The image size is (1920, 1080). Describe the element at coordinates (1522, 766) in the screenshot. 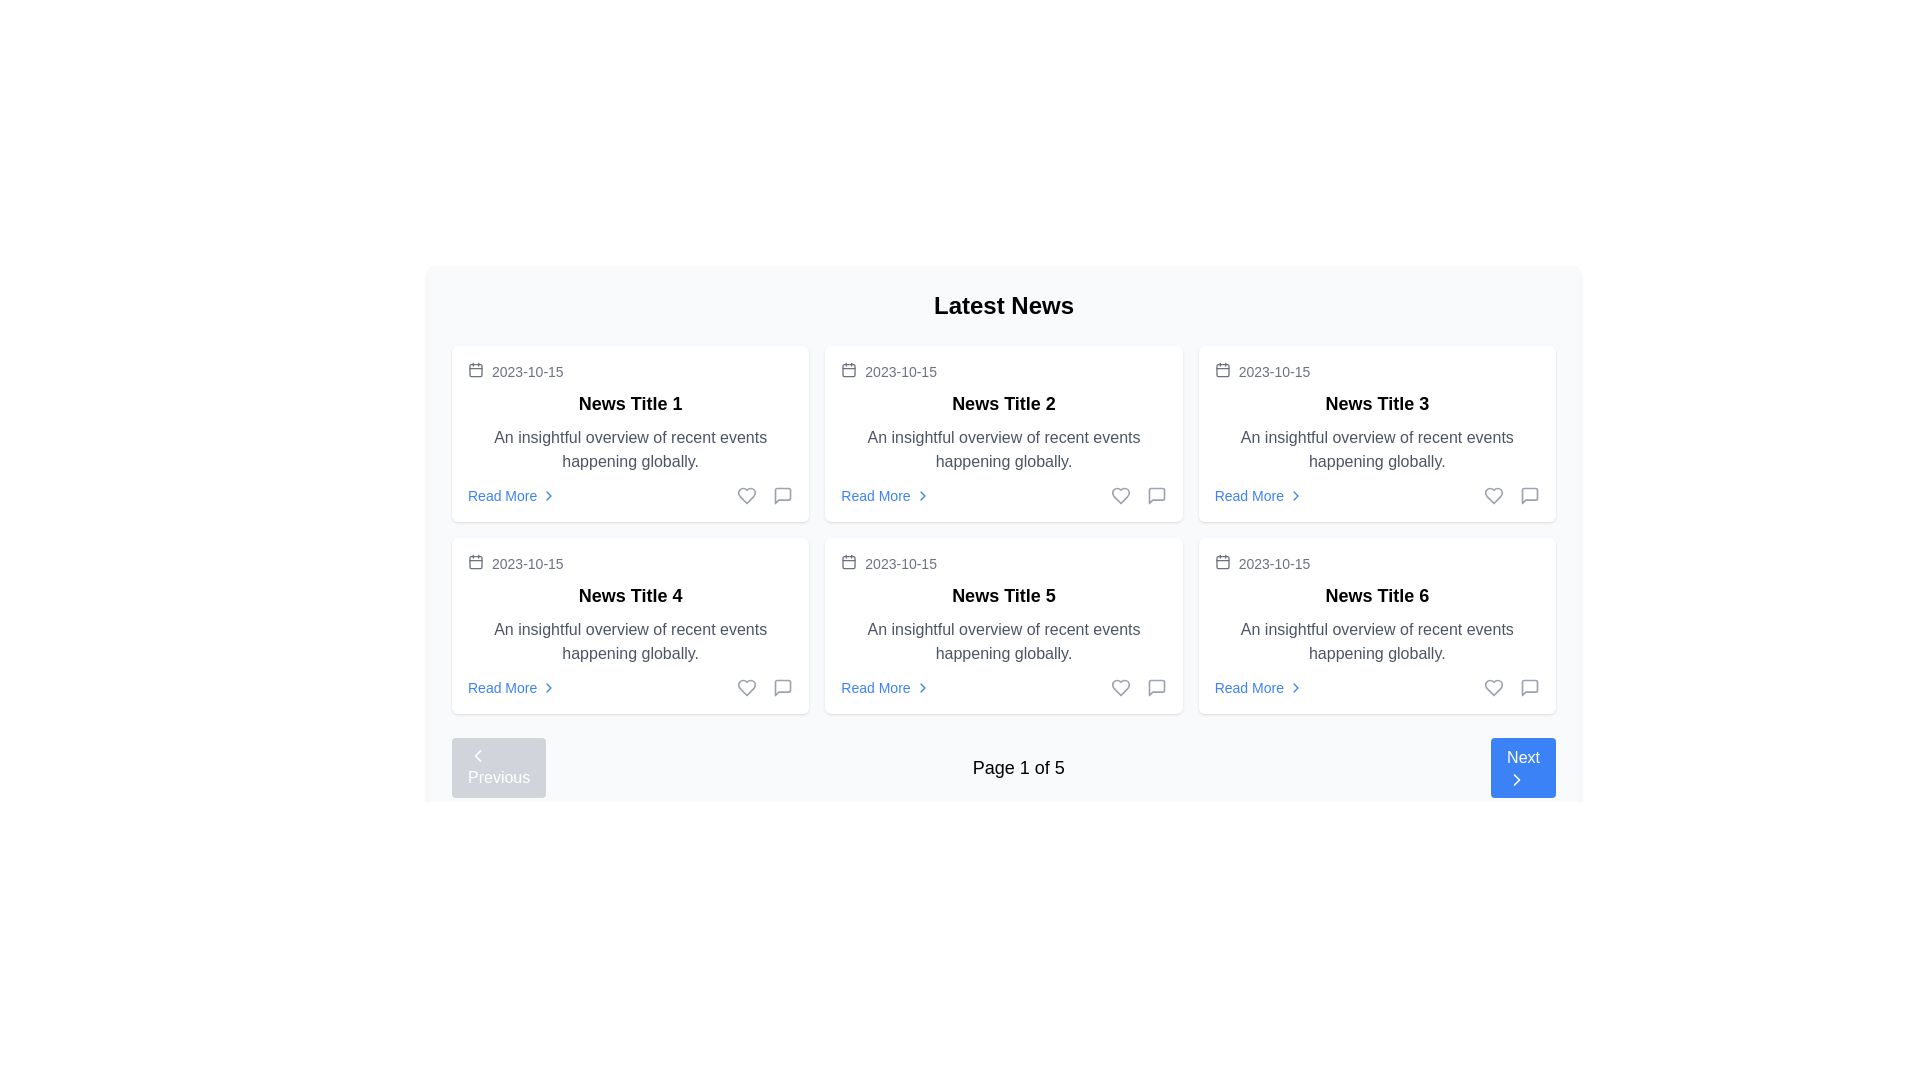

I see `keyboard navigation` at that location.